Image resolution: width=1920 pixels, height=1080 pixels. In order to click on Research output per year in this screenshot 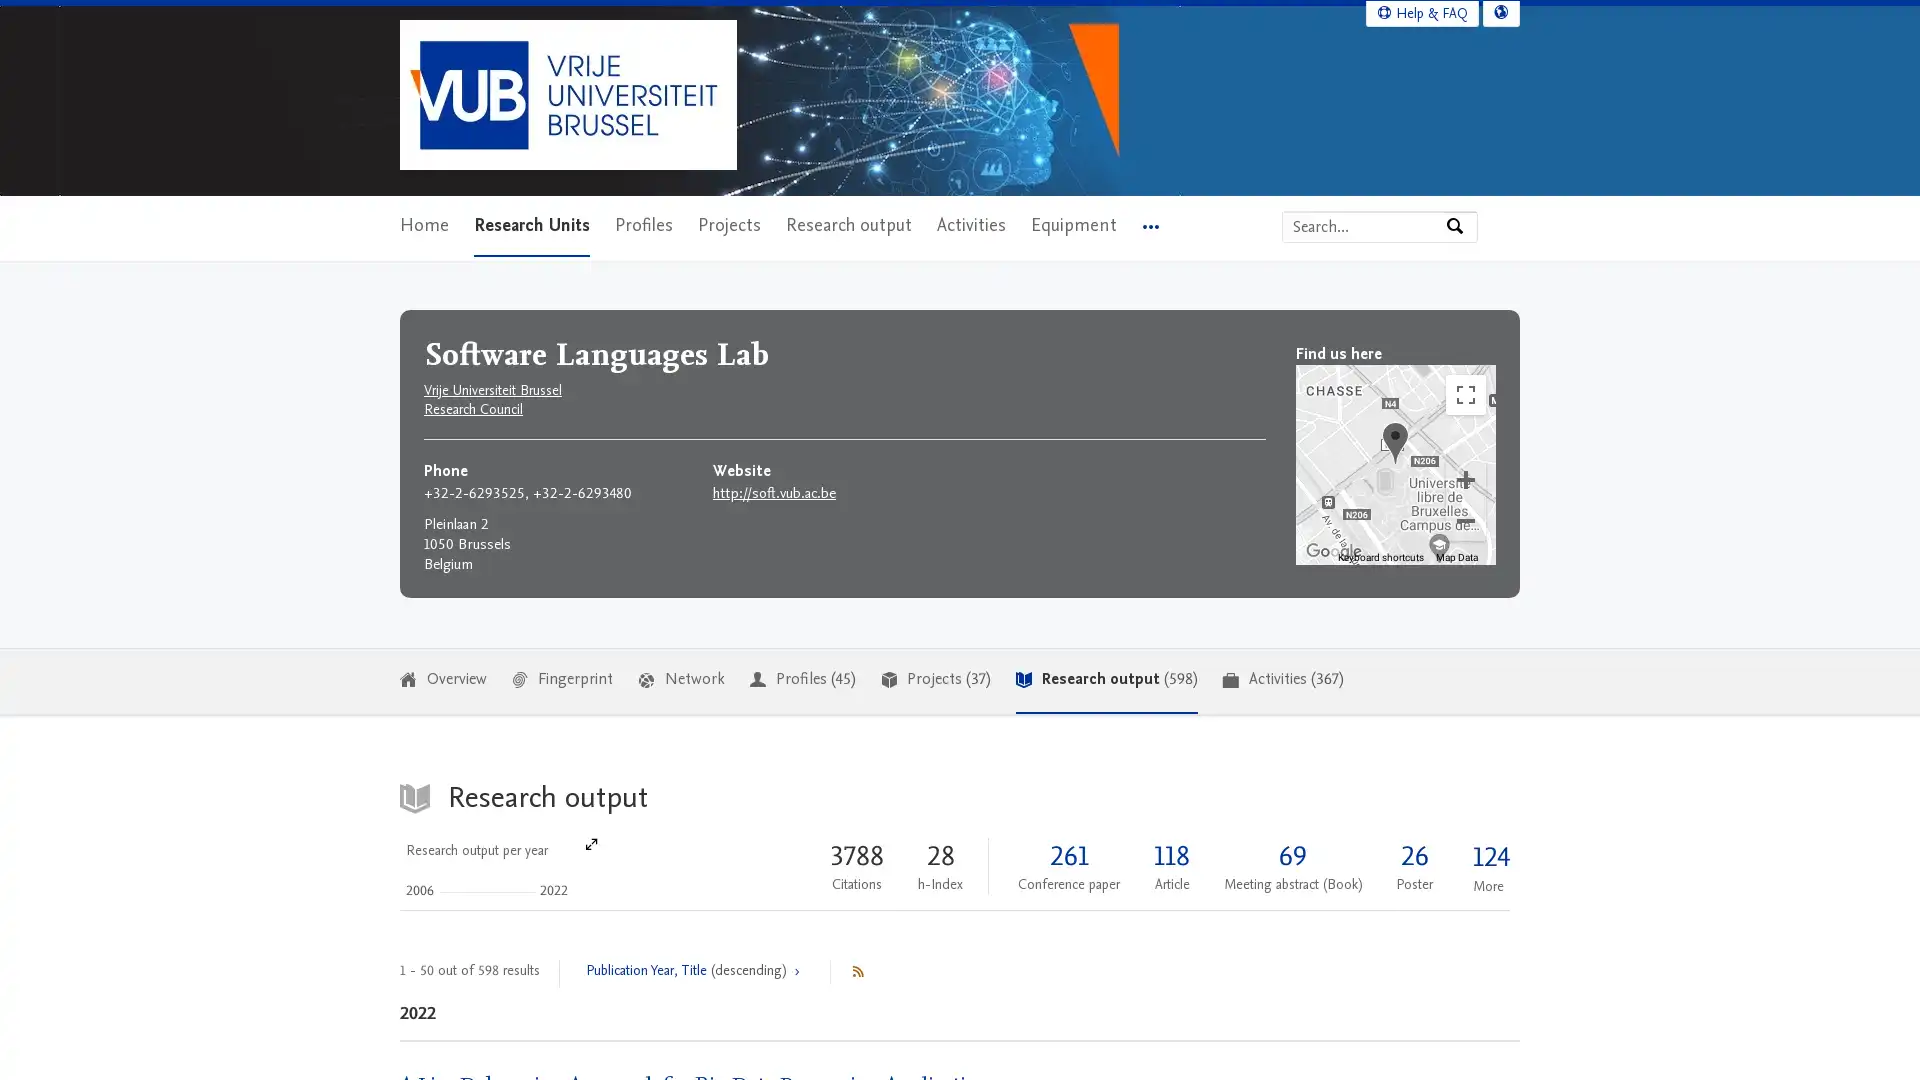, I will do `click(499, 866)`.